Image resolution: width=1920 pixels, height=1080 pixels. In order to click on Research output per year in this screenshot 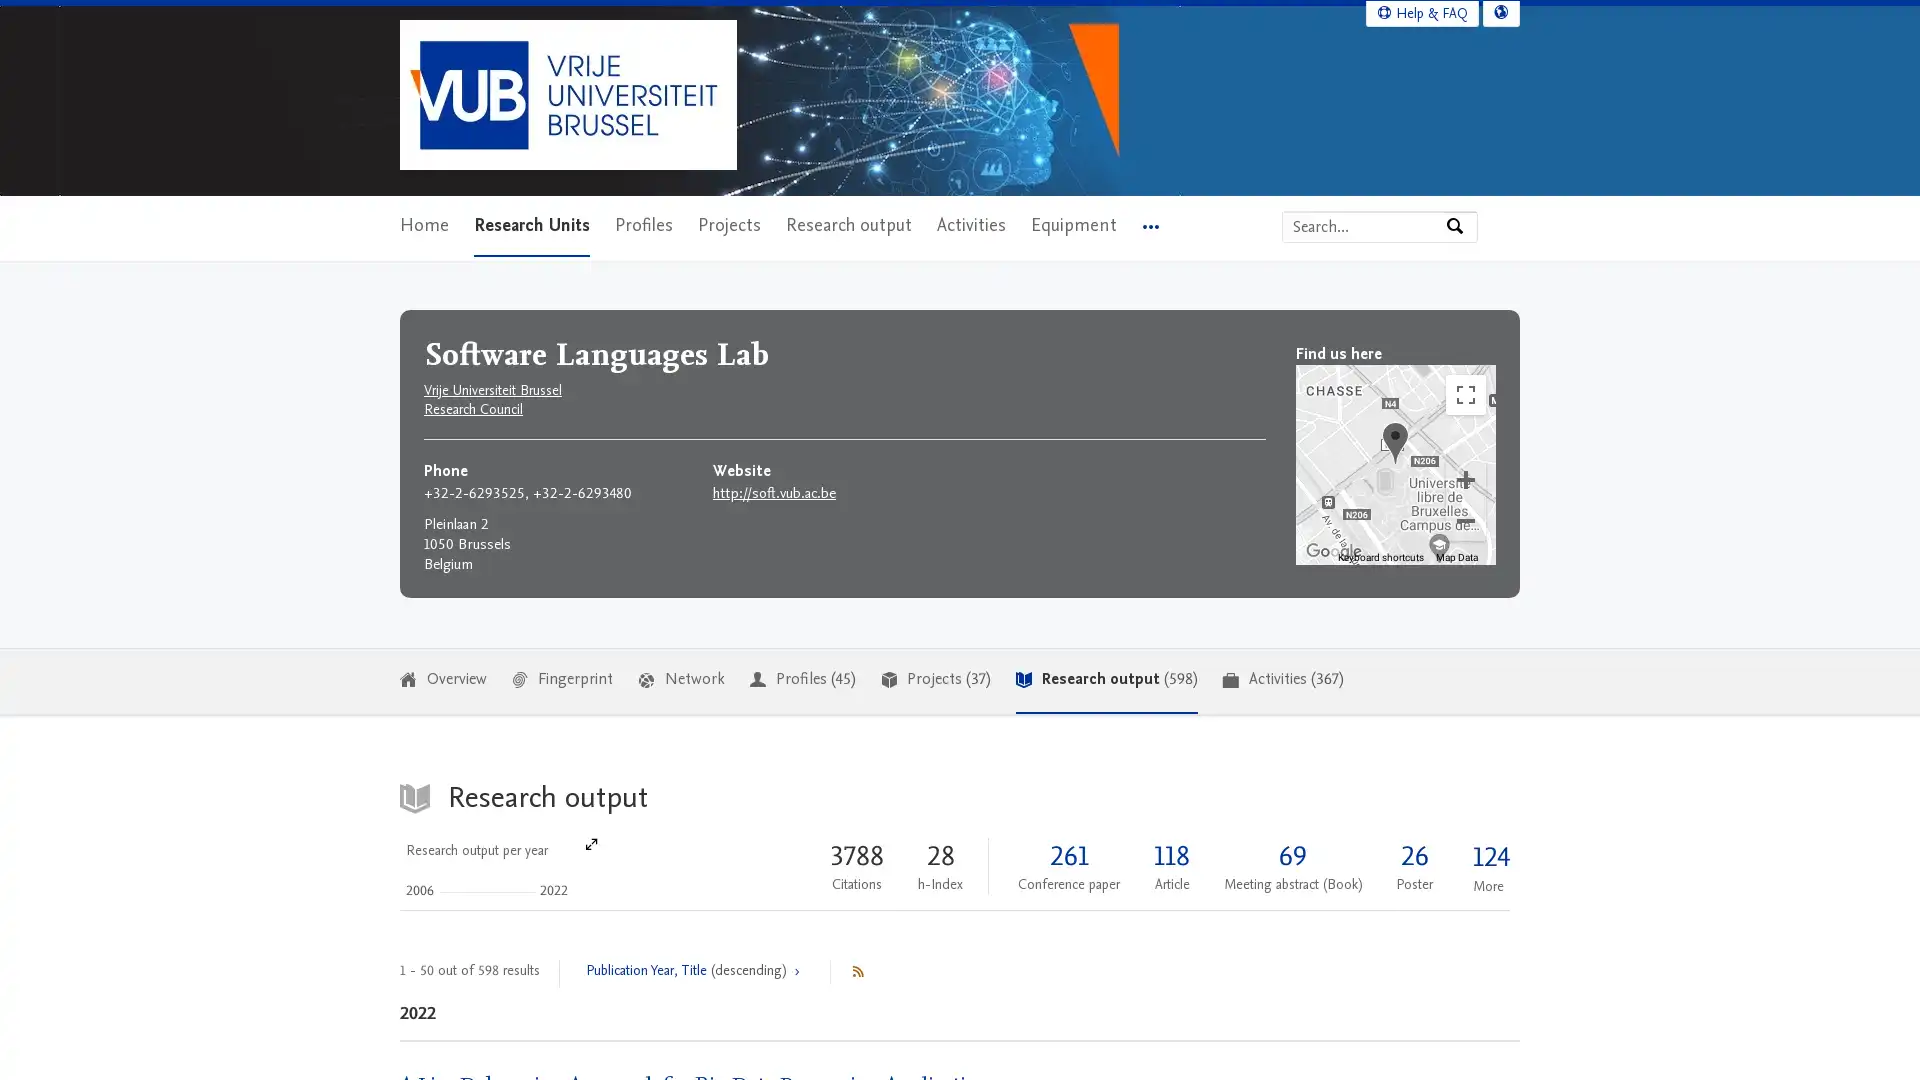, I will do `click(499, 866)`.